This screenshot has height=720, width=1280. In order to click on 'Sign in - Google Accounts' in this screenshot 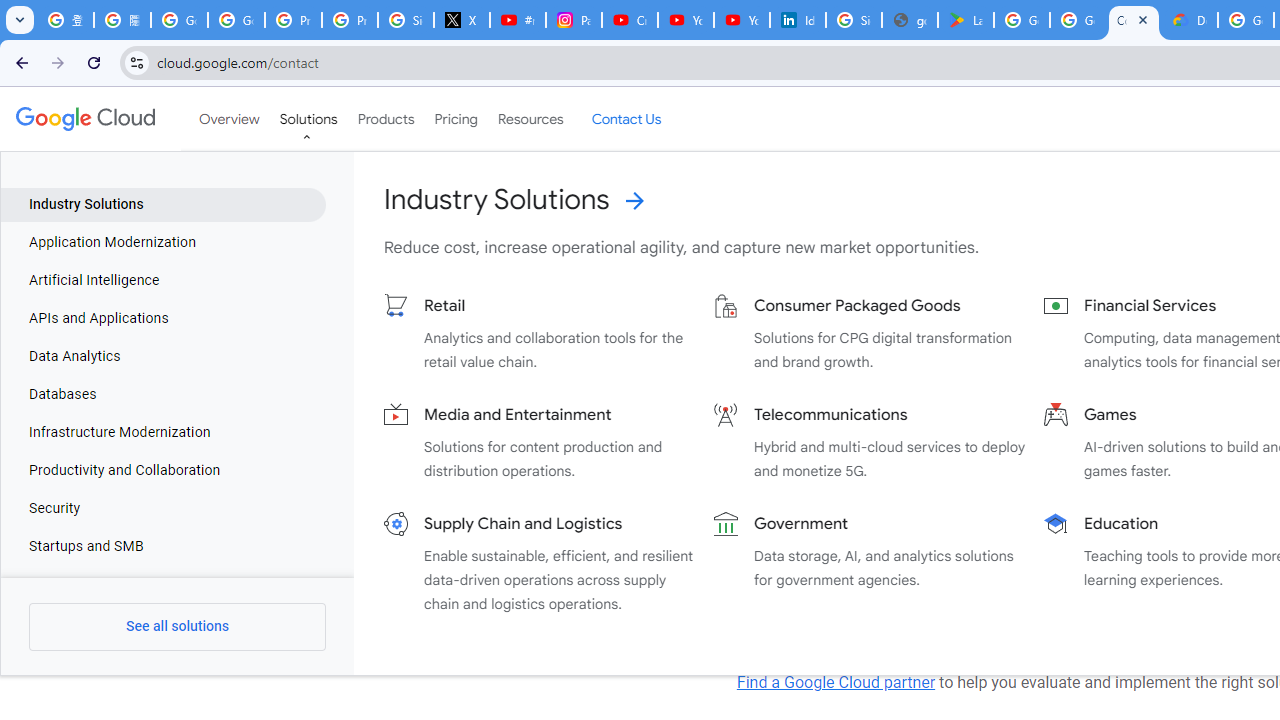, I will do `click(404, 20)`.